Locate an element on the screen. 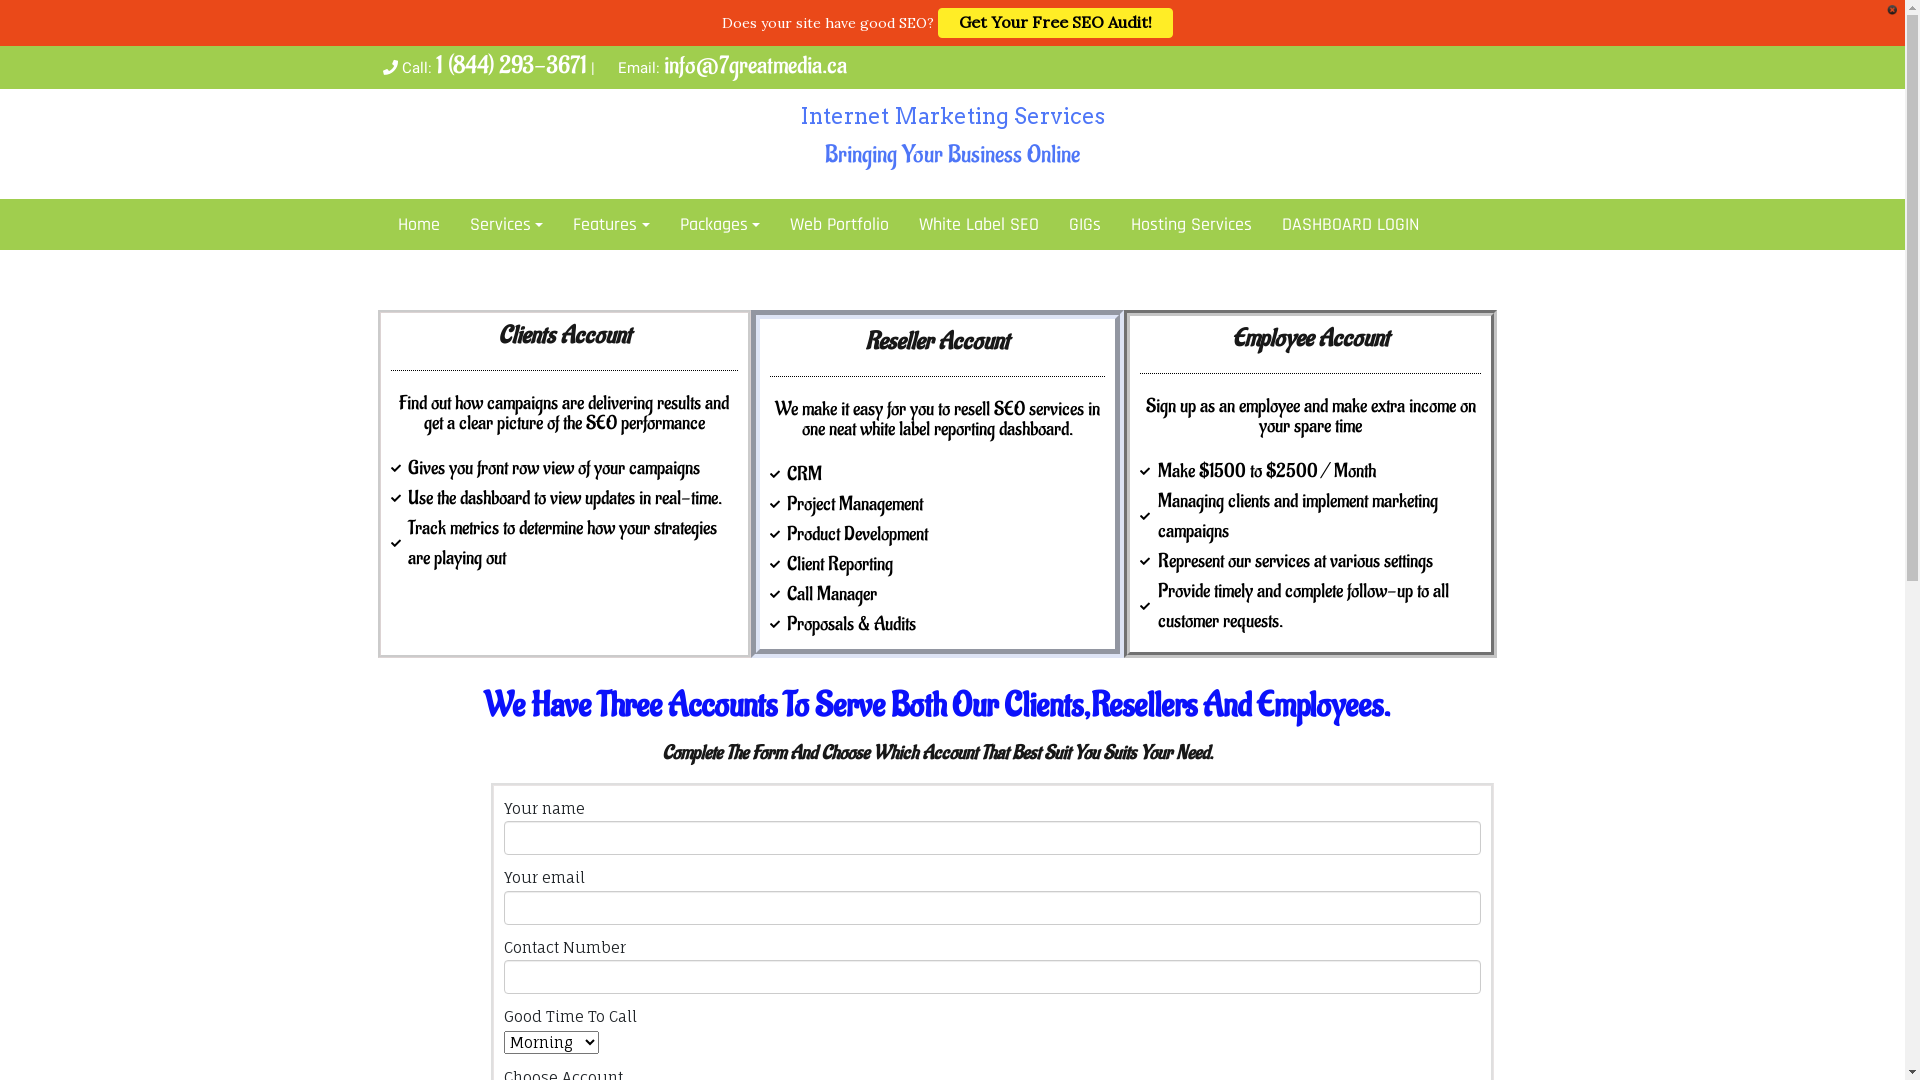 The height and width of the screenshot is (1080, 1920). 'Web Portfolio' is located at coordinates (839, 224).